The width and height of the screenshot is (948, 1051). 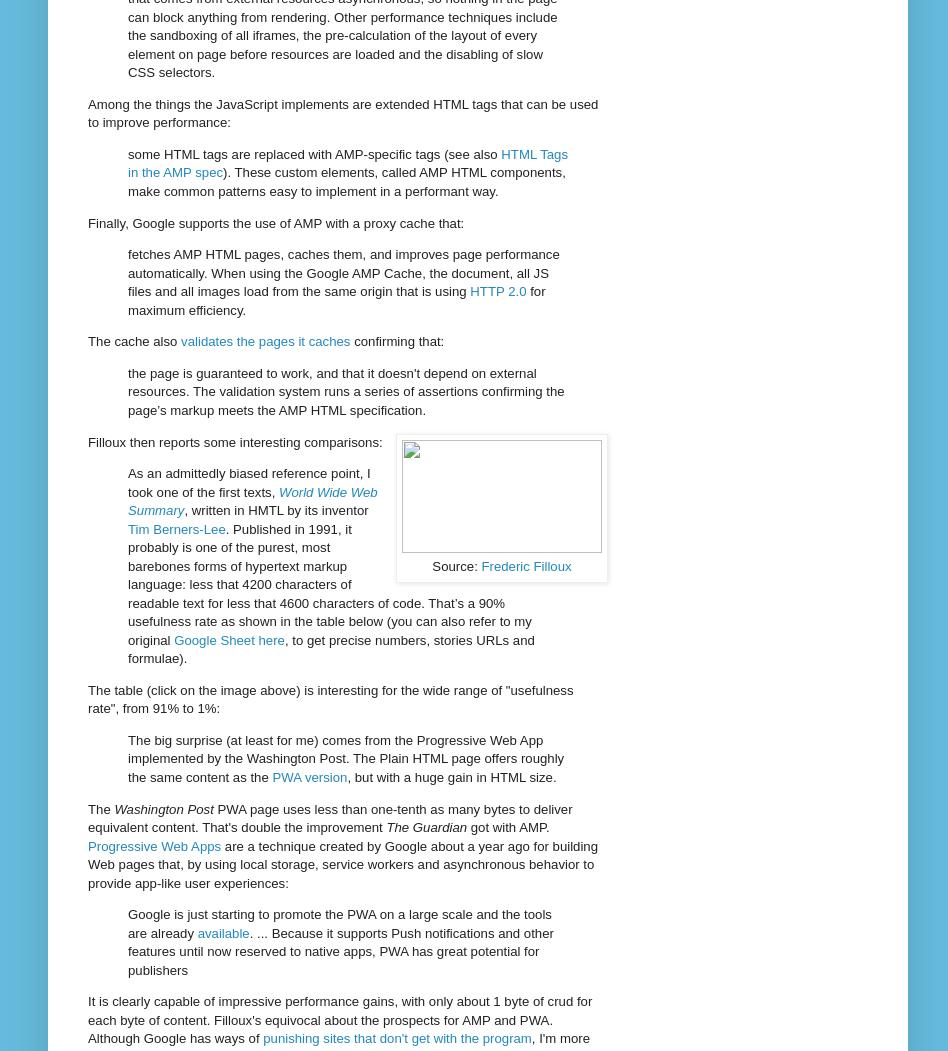 I want to click on 'Frederic Filloux', so click(x=481, y=566).